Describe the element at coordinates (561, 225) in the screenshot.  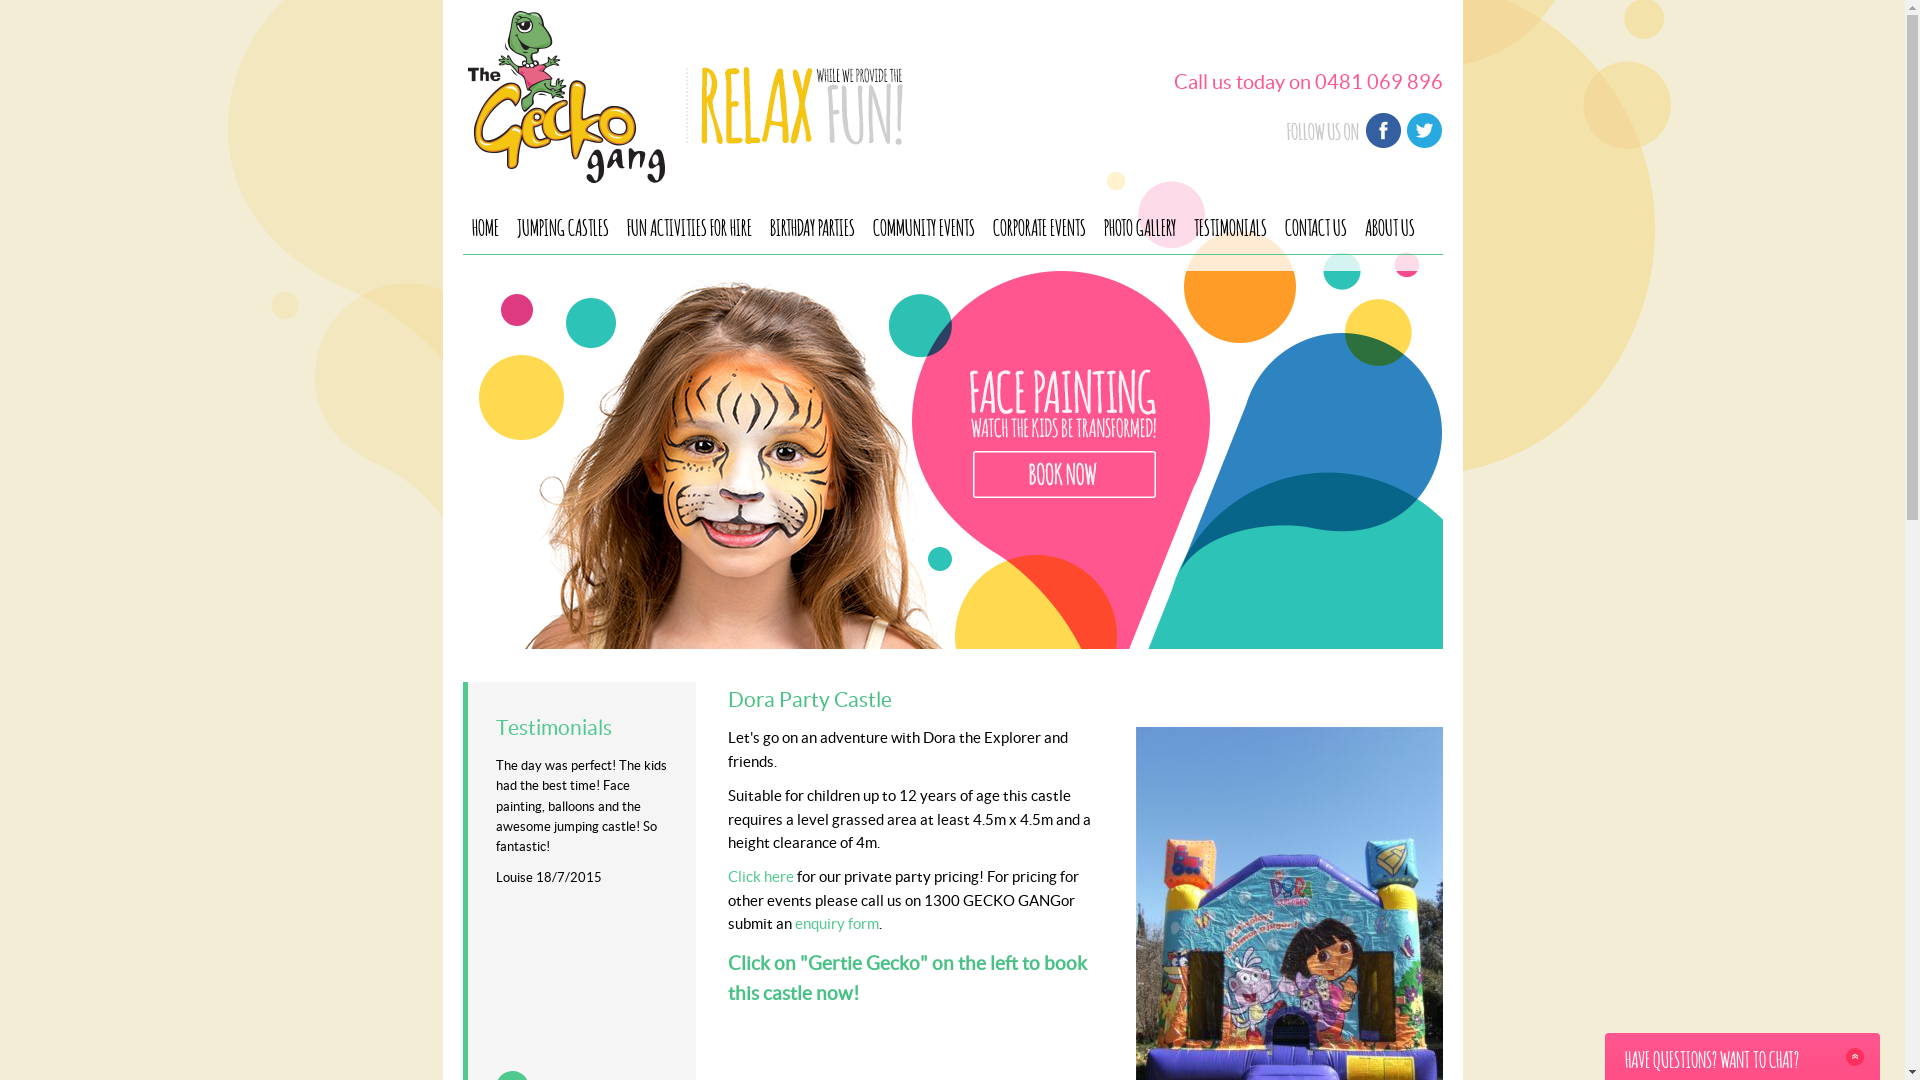
I see `'JUMPING CASTLES'` at that location.